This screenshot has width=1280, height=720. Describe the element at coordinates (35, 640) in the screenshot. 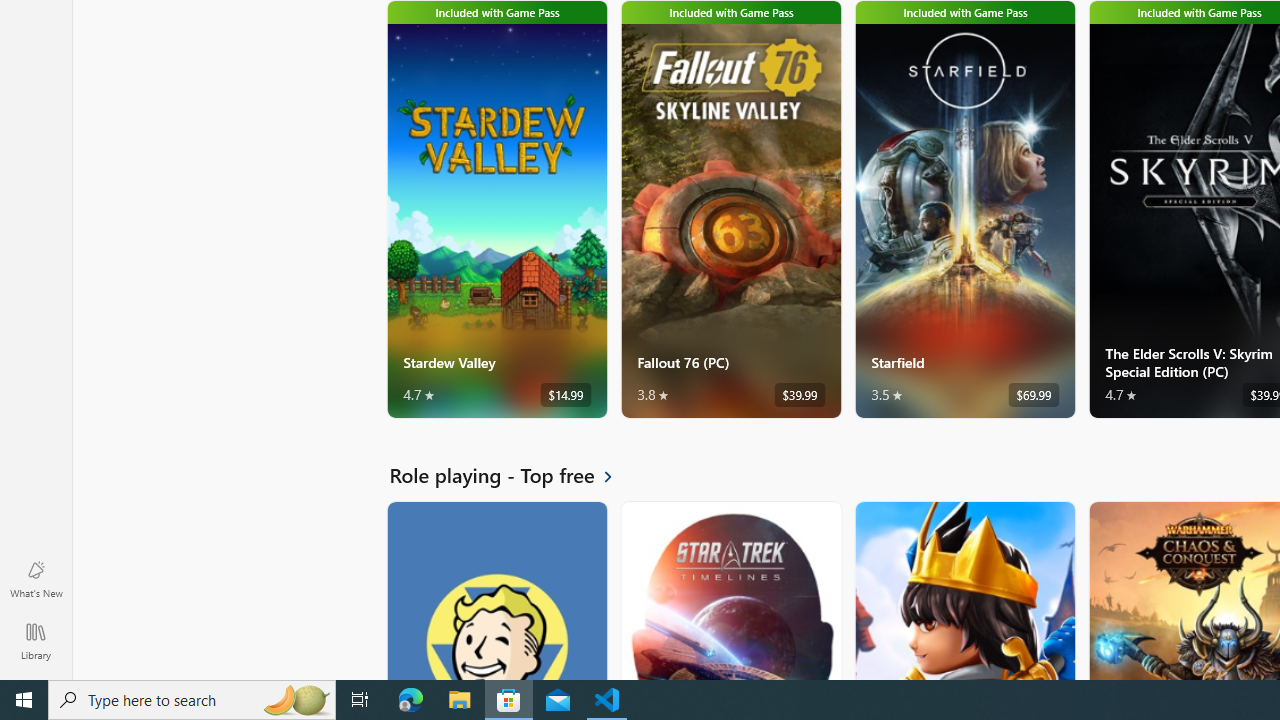

I see `'Library'` at that location.